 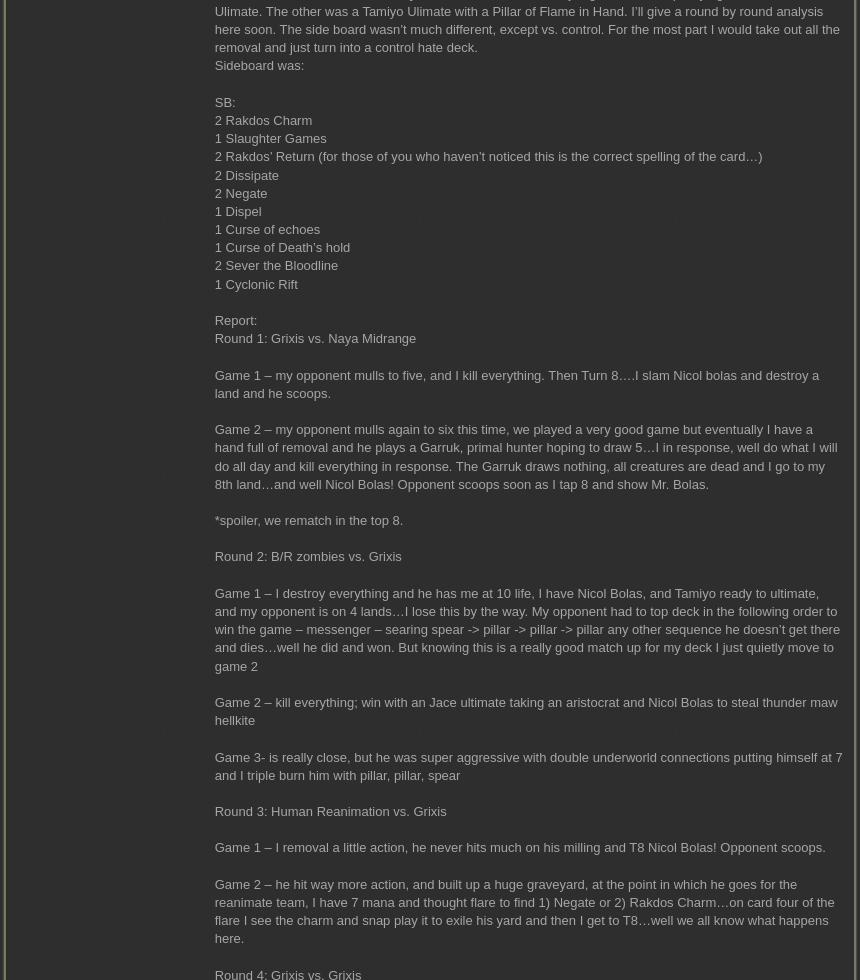 I want to click on '2 Dissipate', so click(x=246, y=174).